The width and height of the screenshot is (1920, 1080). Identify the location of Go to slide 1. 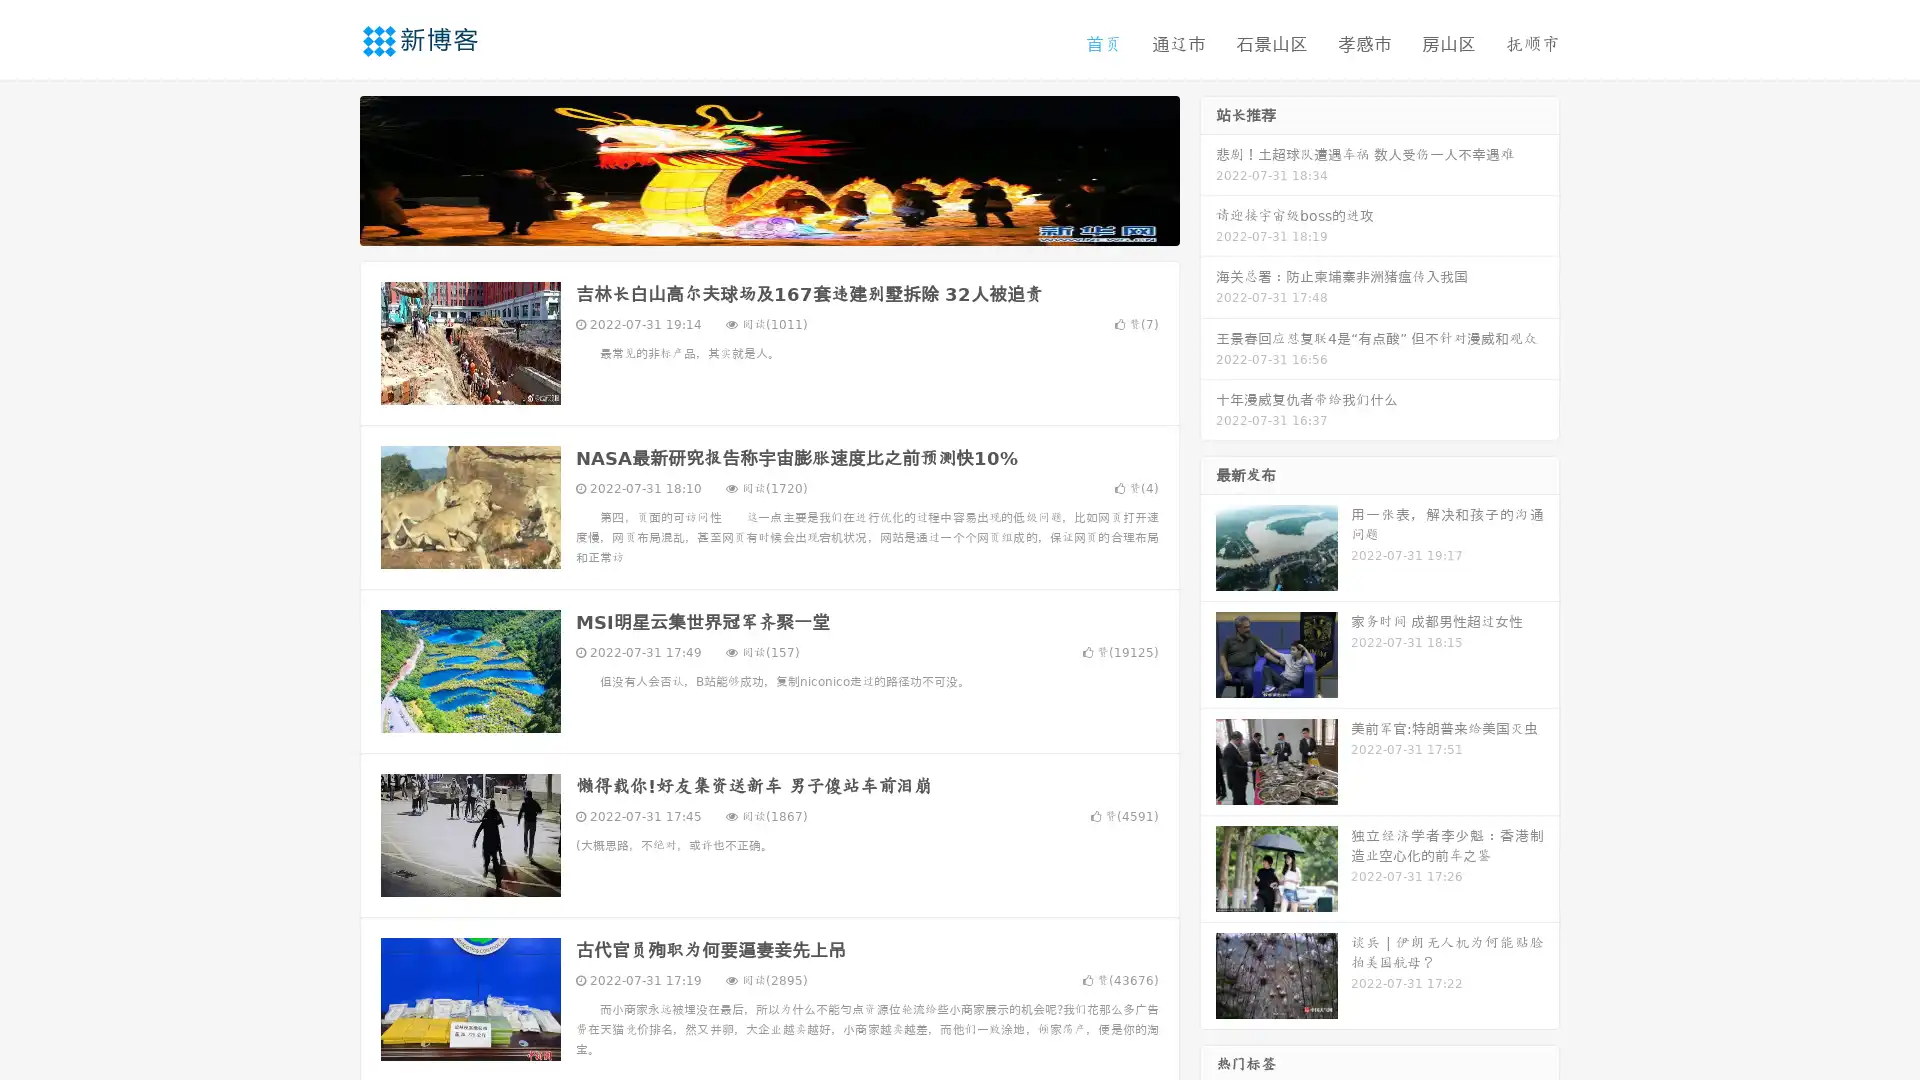
(748, 225).